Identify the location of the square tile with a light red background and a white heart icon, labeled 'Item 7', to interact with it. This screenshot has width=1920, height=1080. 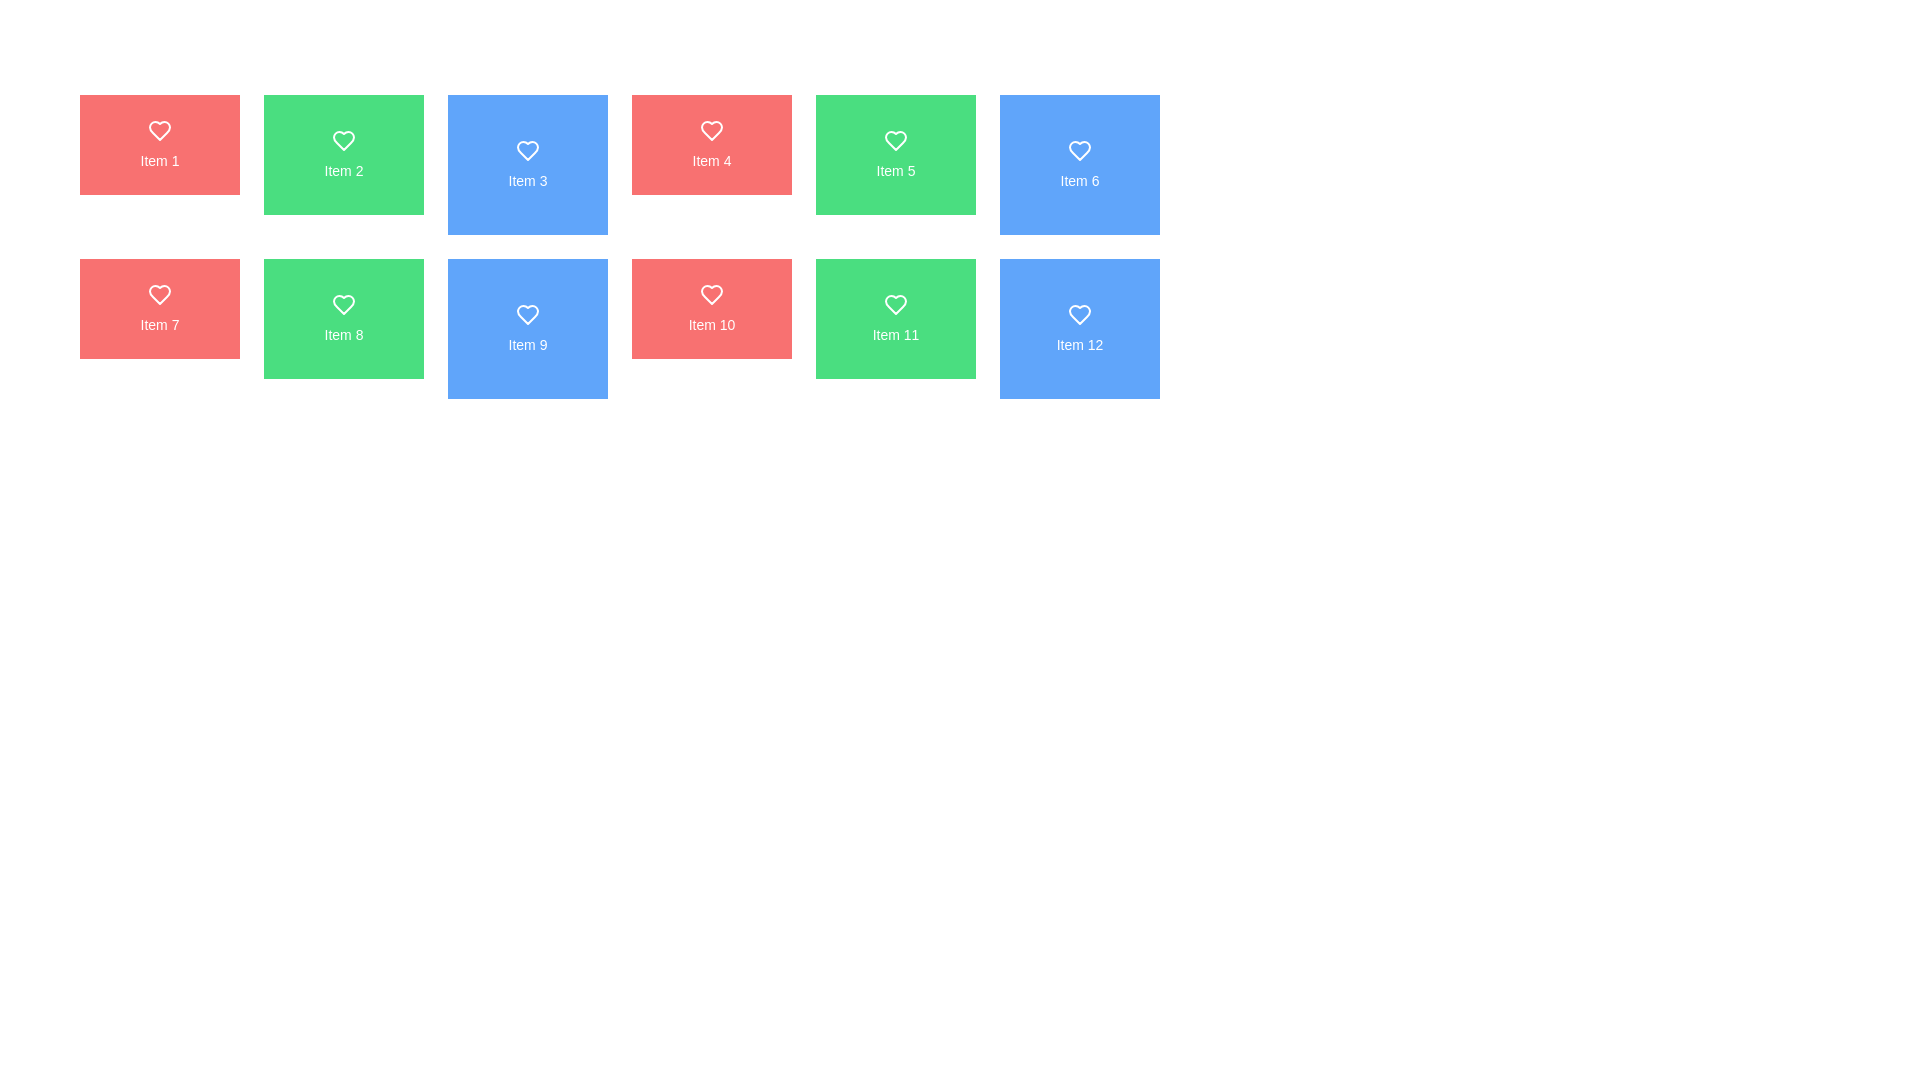
(158, 308).